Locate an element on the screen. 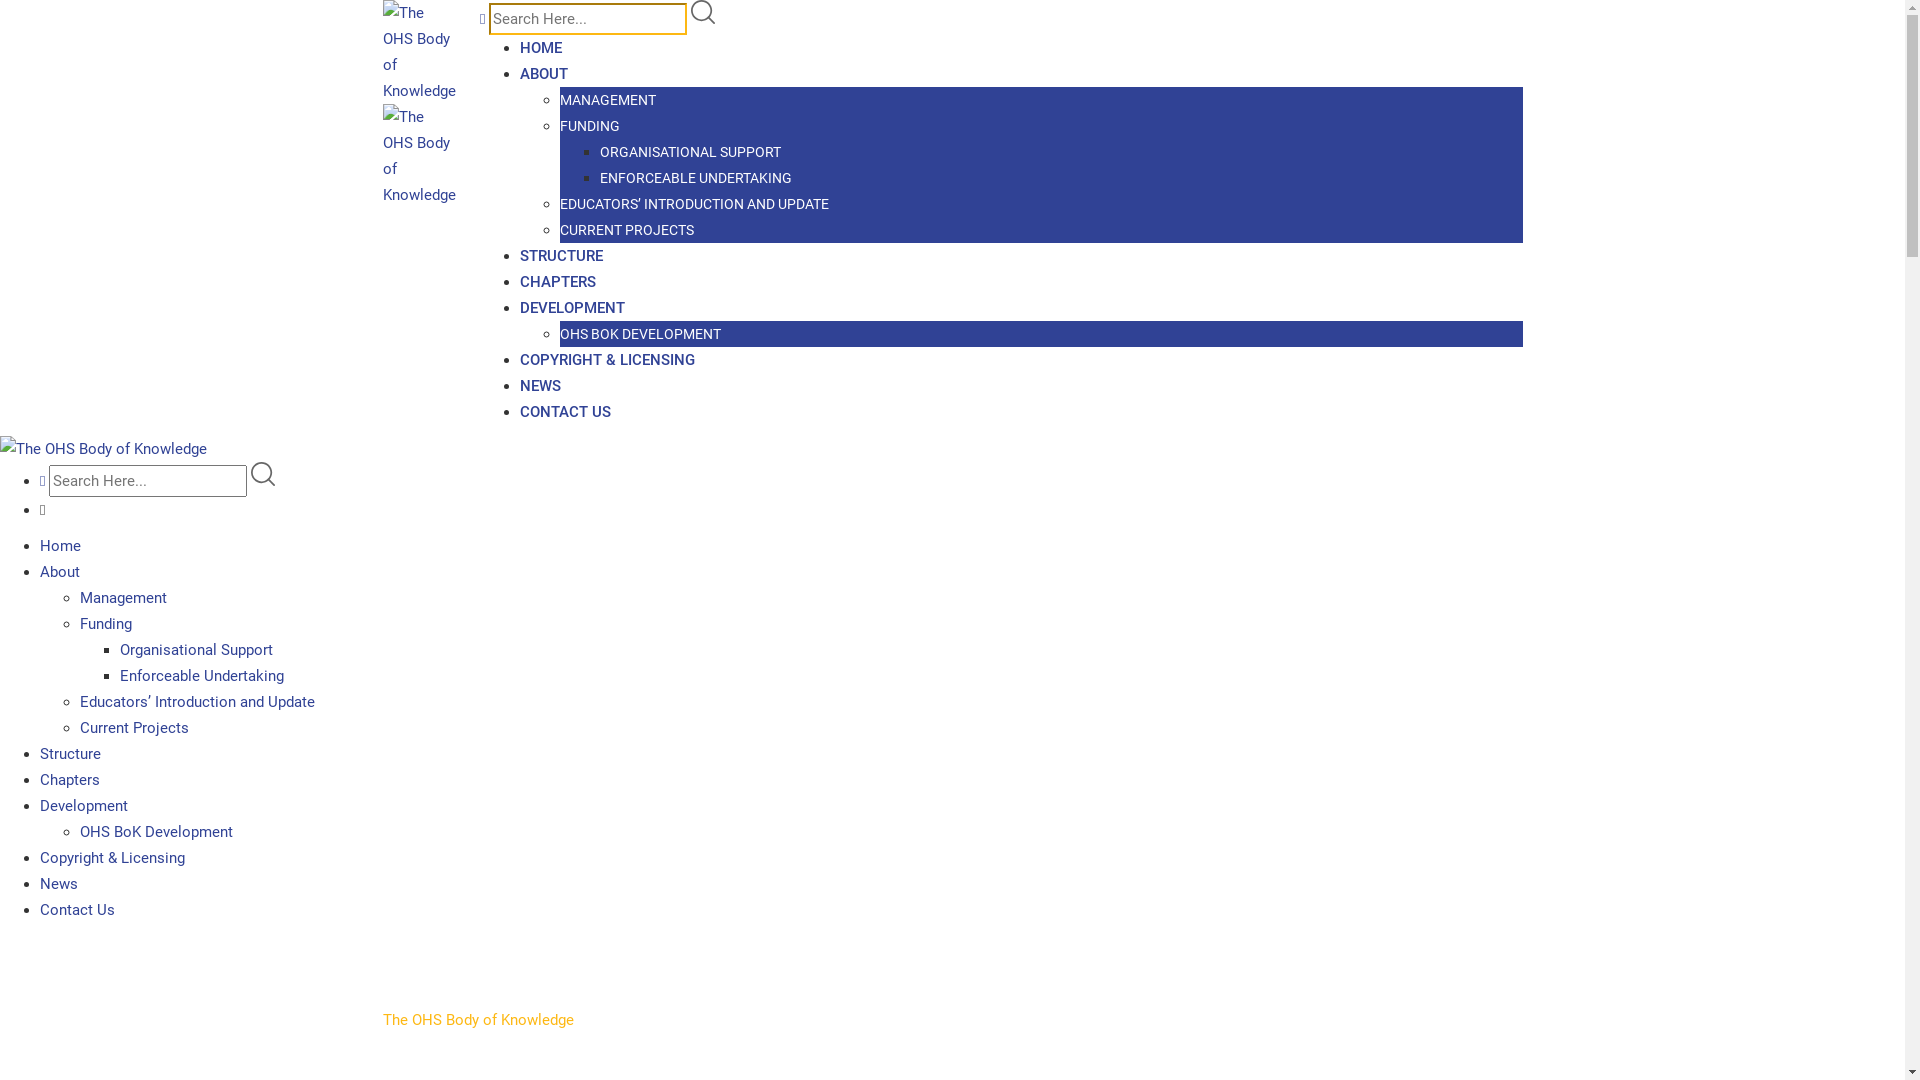 The width and height of the screenshot is (1920, 1080). 'ORGANISATIONAL SUPPORT' is located at coordinates (690, 150).